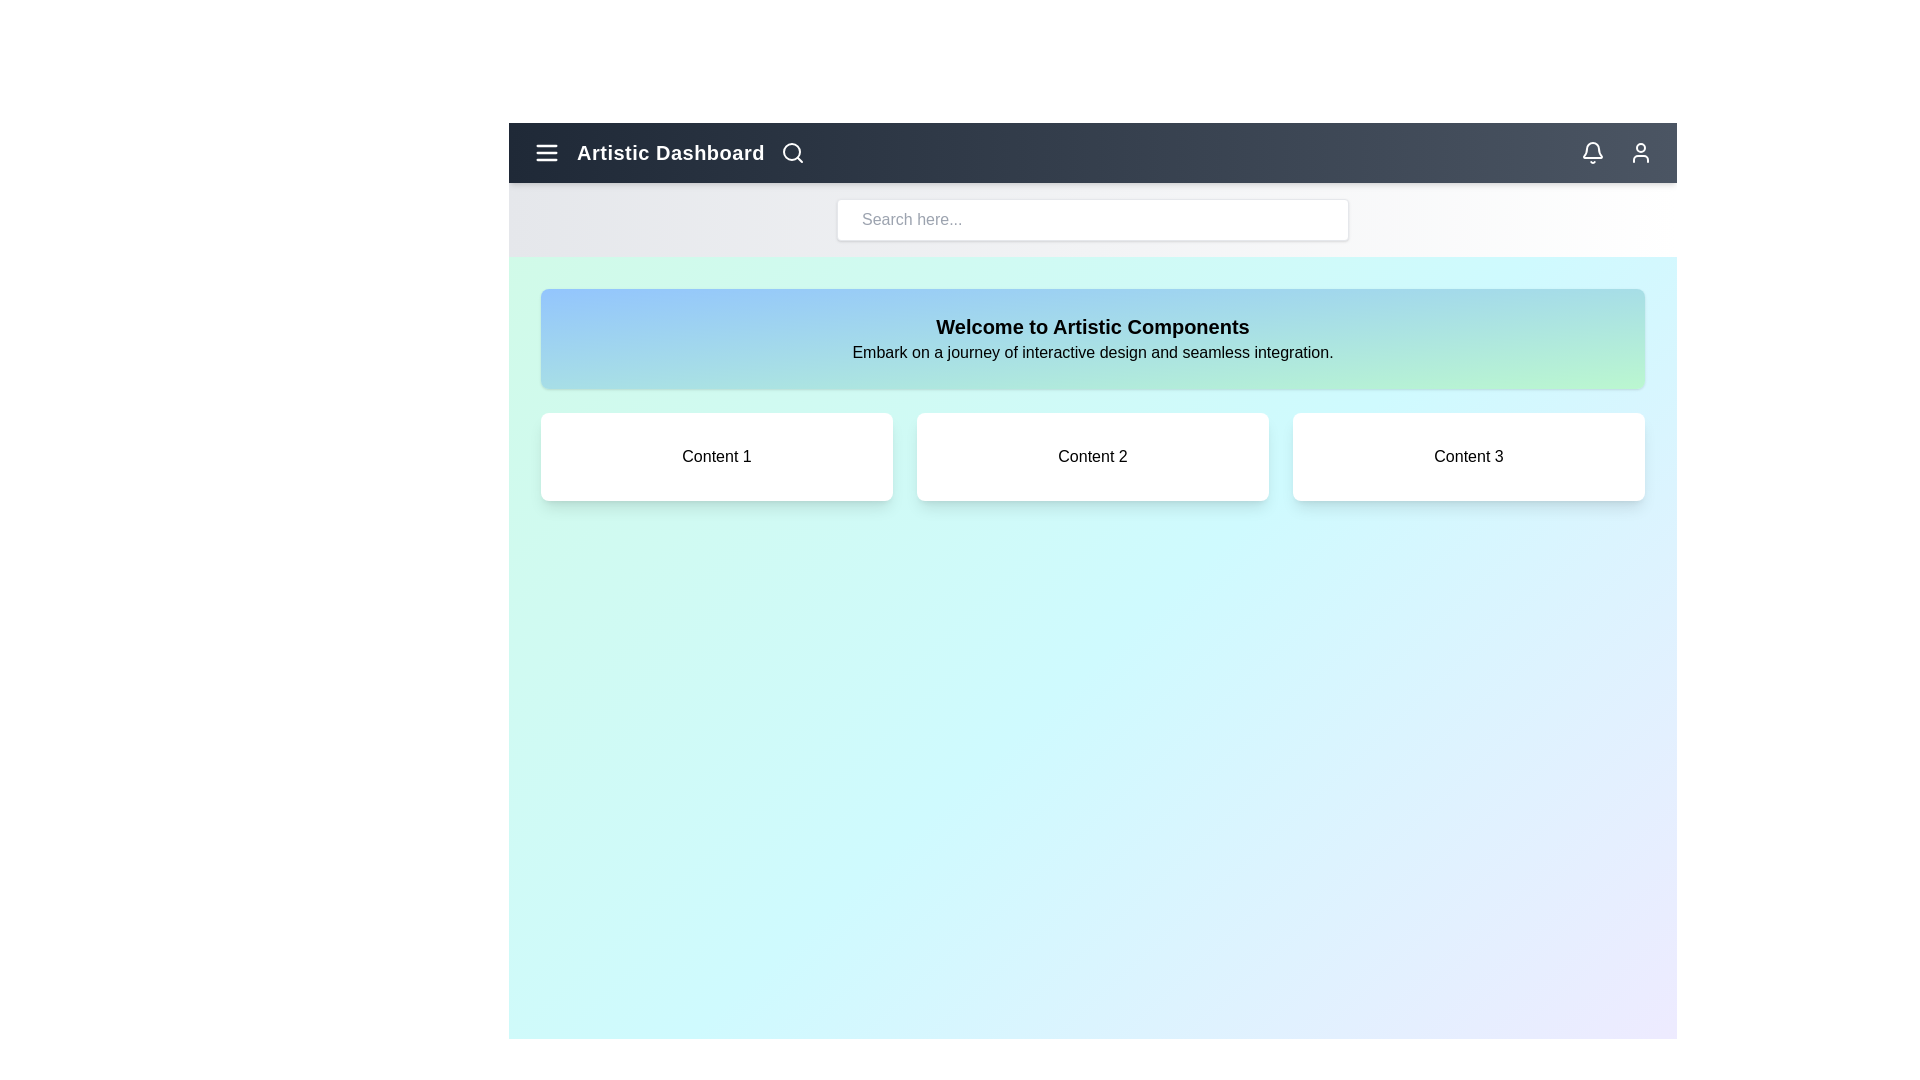 This screenshot has width=1920, height=1080. I want to click on the user profile icon in the top-right corner of the app bar, so click(1641, 152).